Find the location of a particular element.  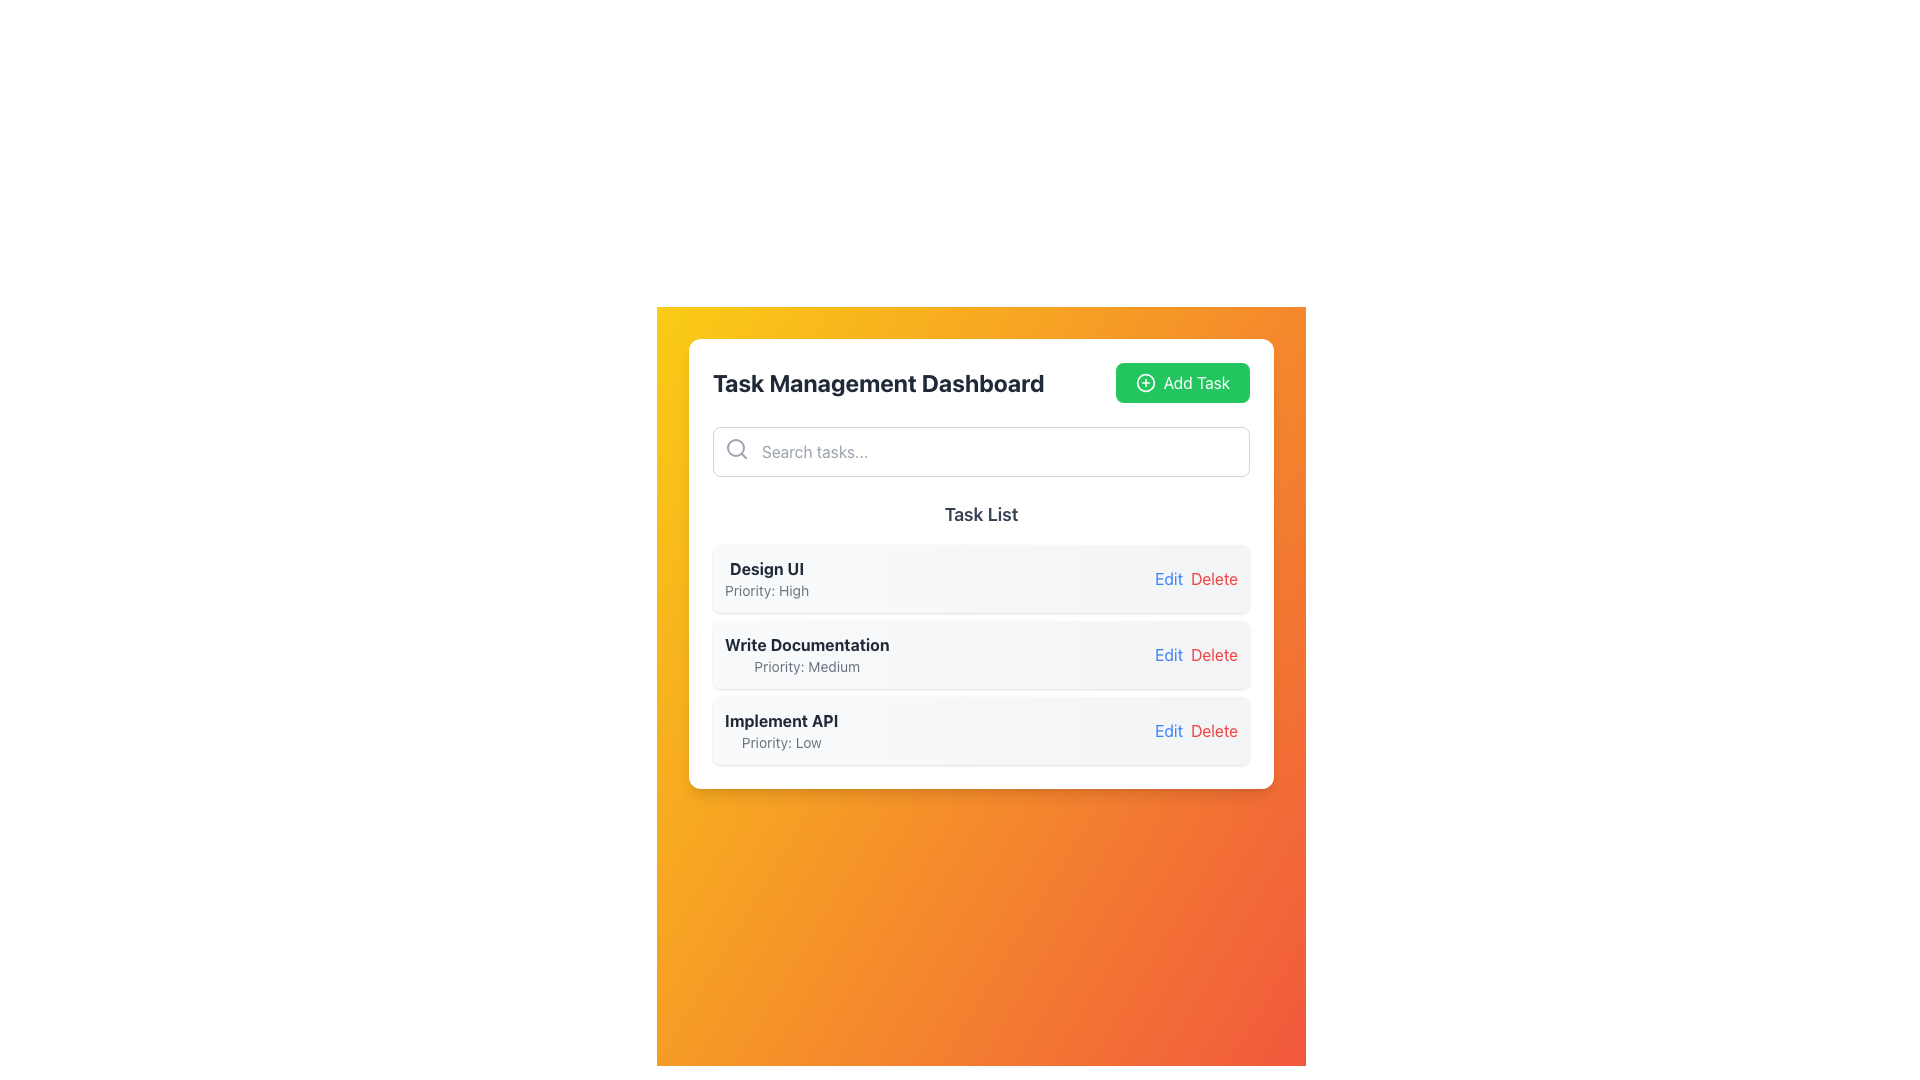

the 'Add Task' button with a green background and white text to observe its hover effect is located at coordinates (1182, 382).